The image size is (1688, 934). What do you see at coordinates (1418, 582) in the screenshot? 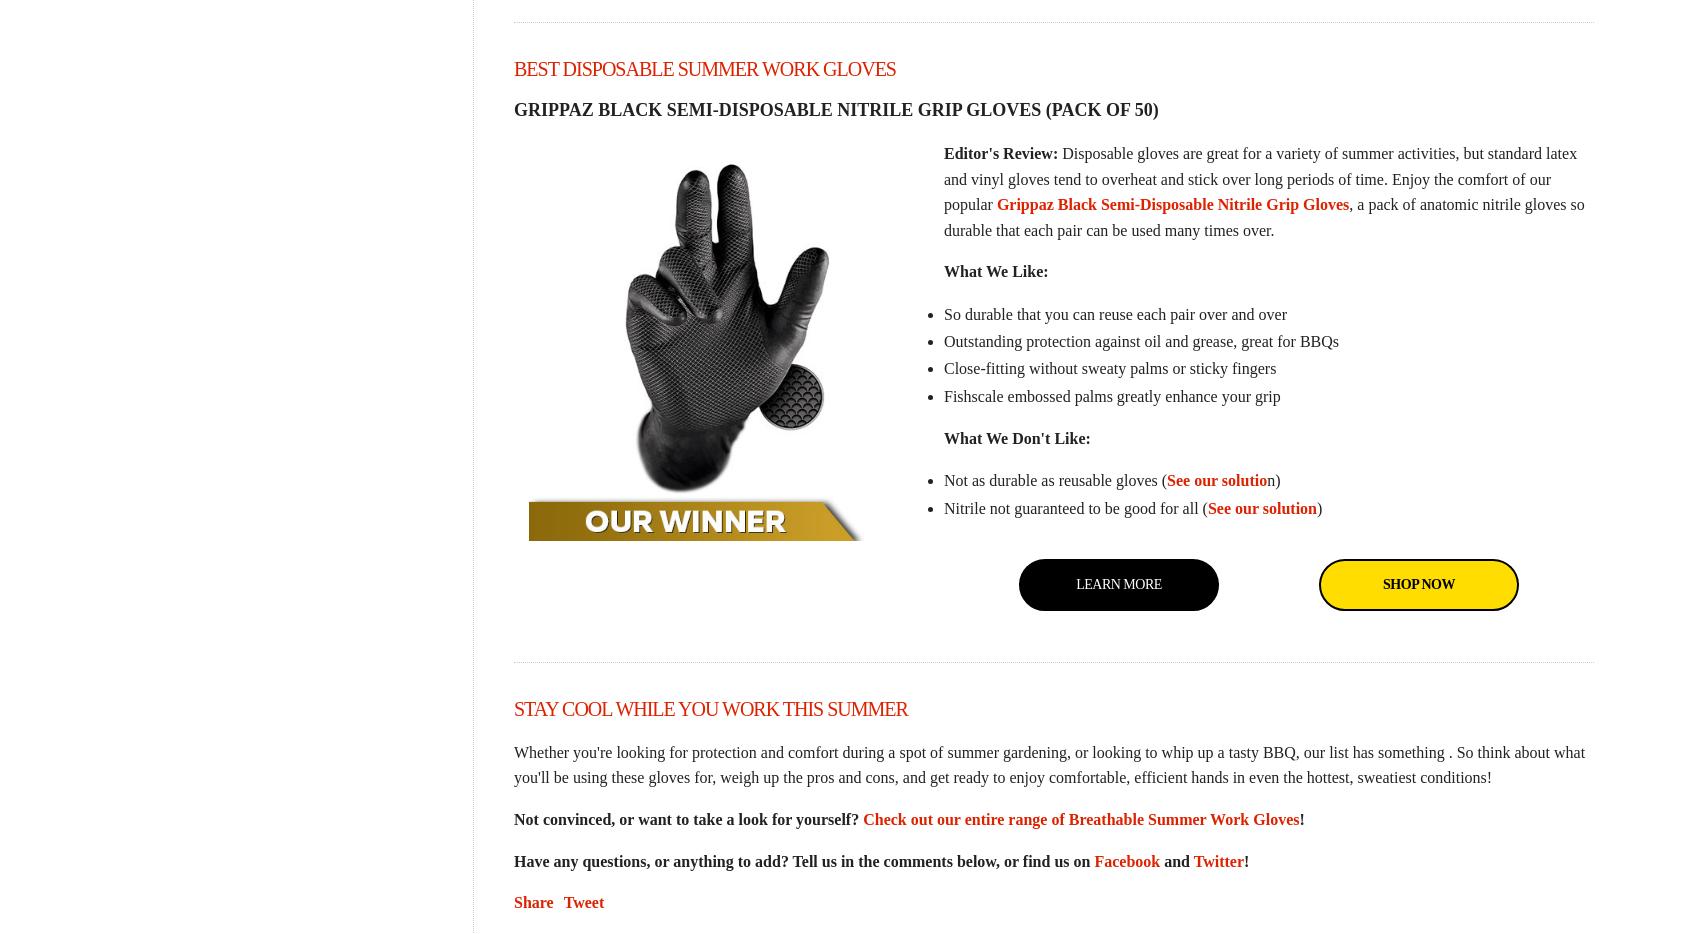
I see `'Shop Now'` at bounding box center [1418, 582].